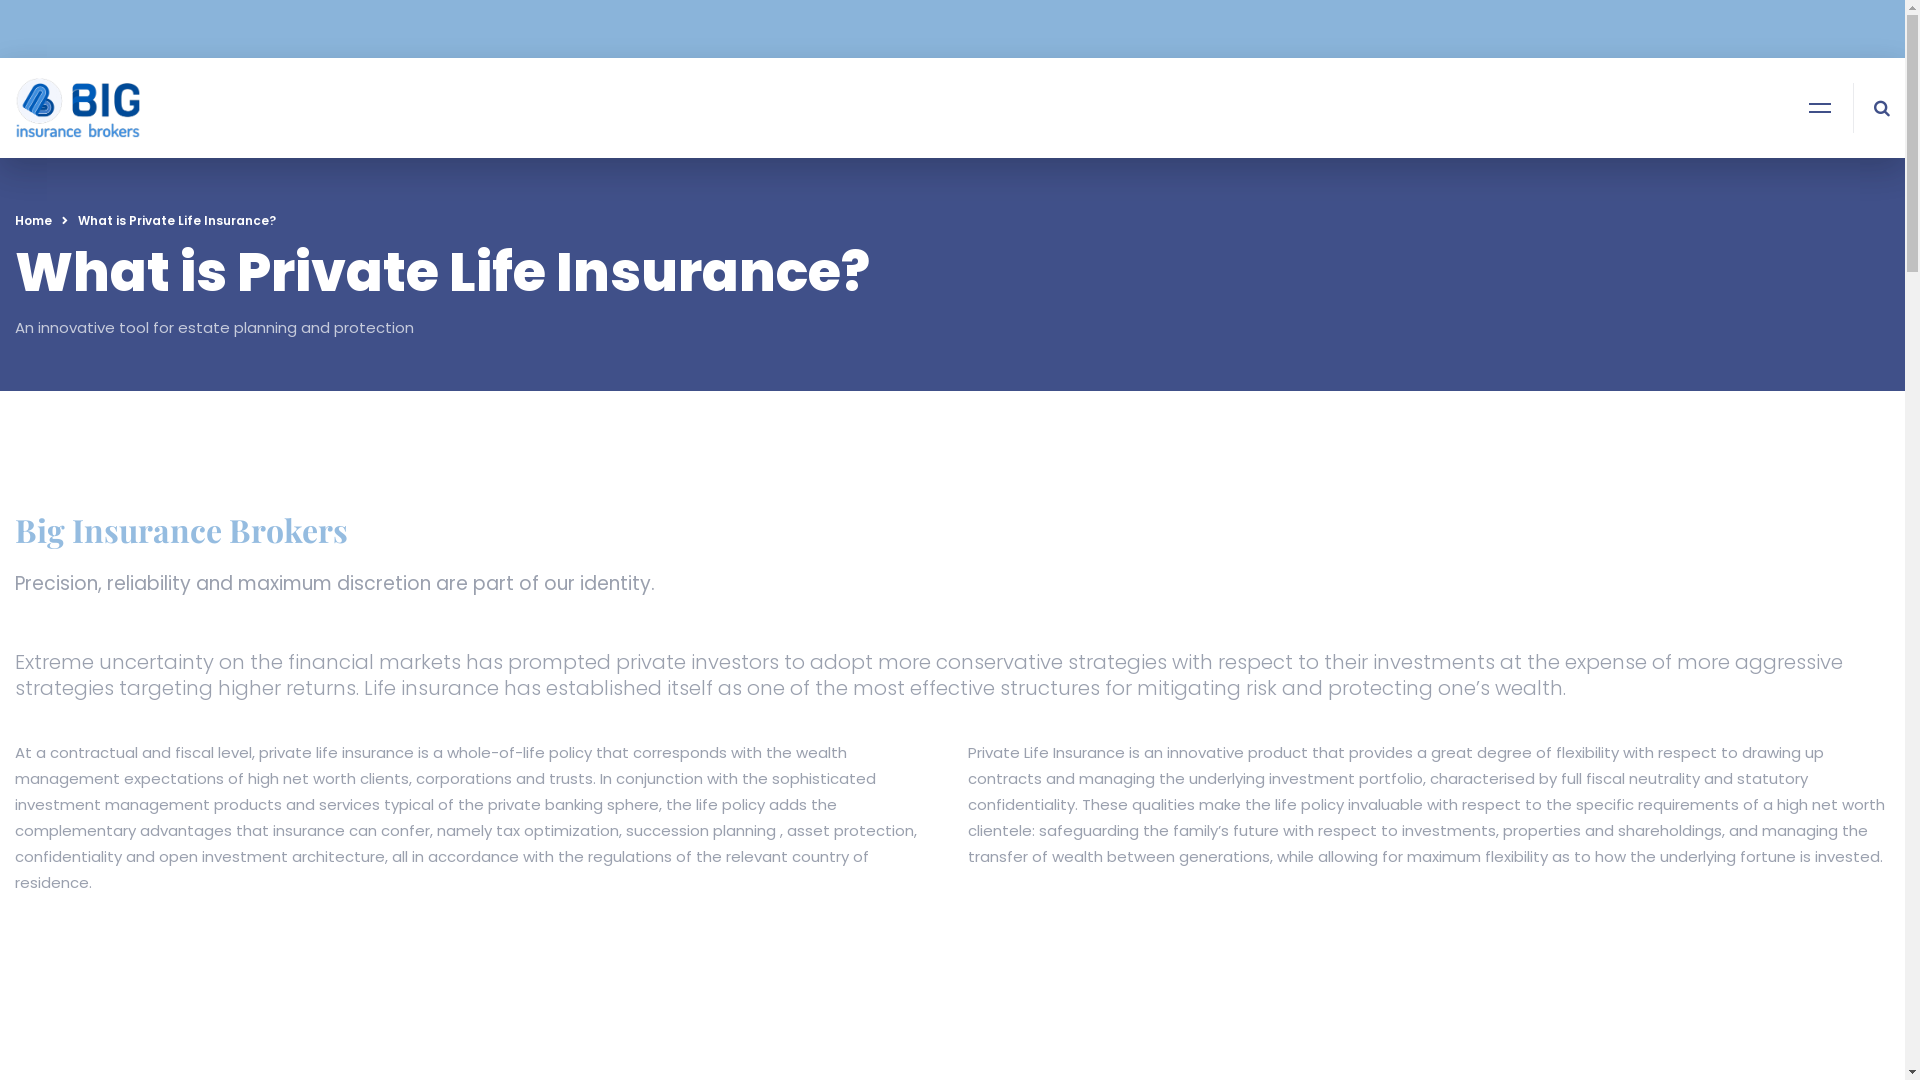 This screenshot has height=1080, width=1920. Describe the element at coordinates (33, 220) in the screenshot. I see `'Home'` at that location.